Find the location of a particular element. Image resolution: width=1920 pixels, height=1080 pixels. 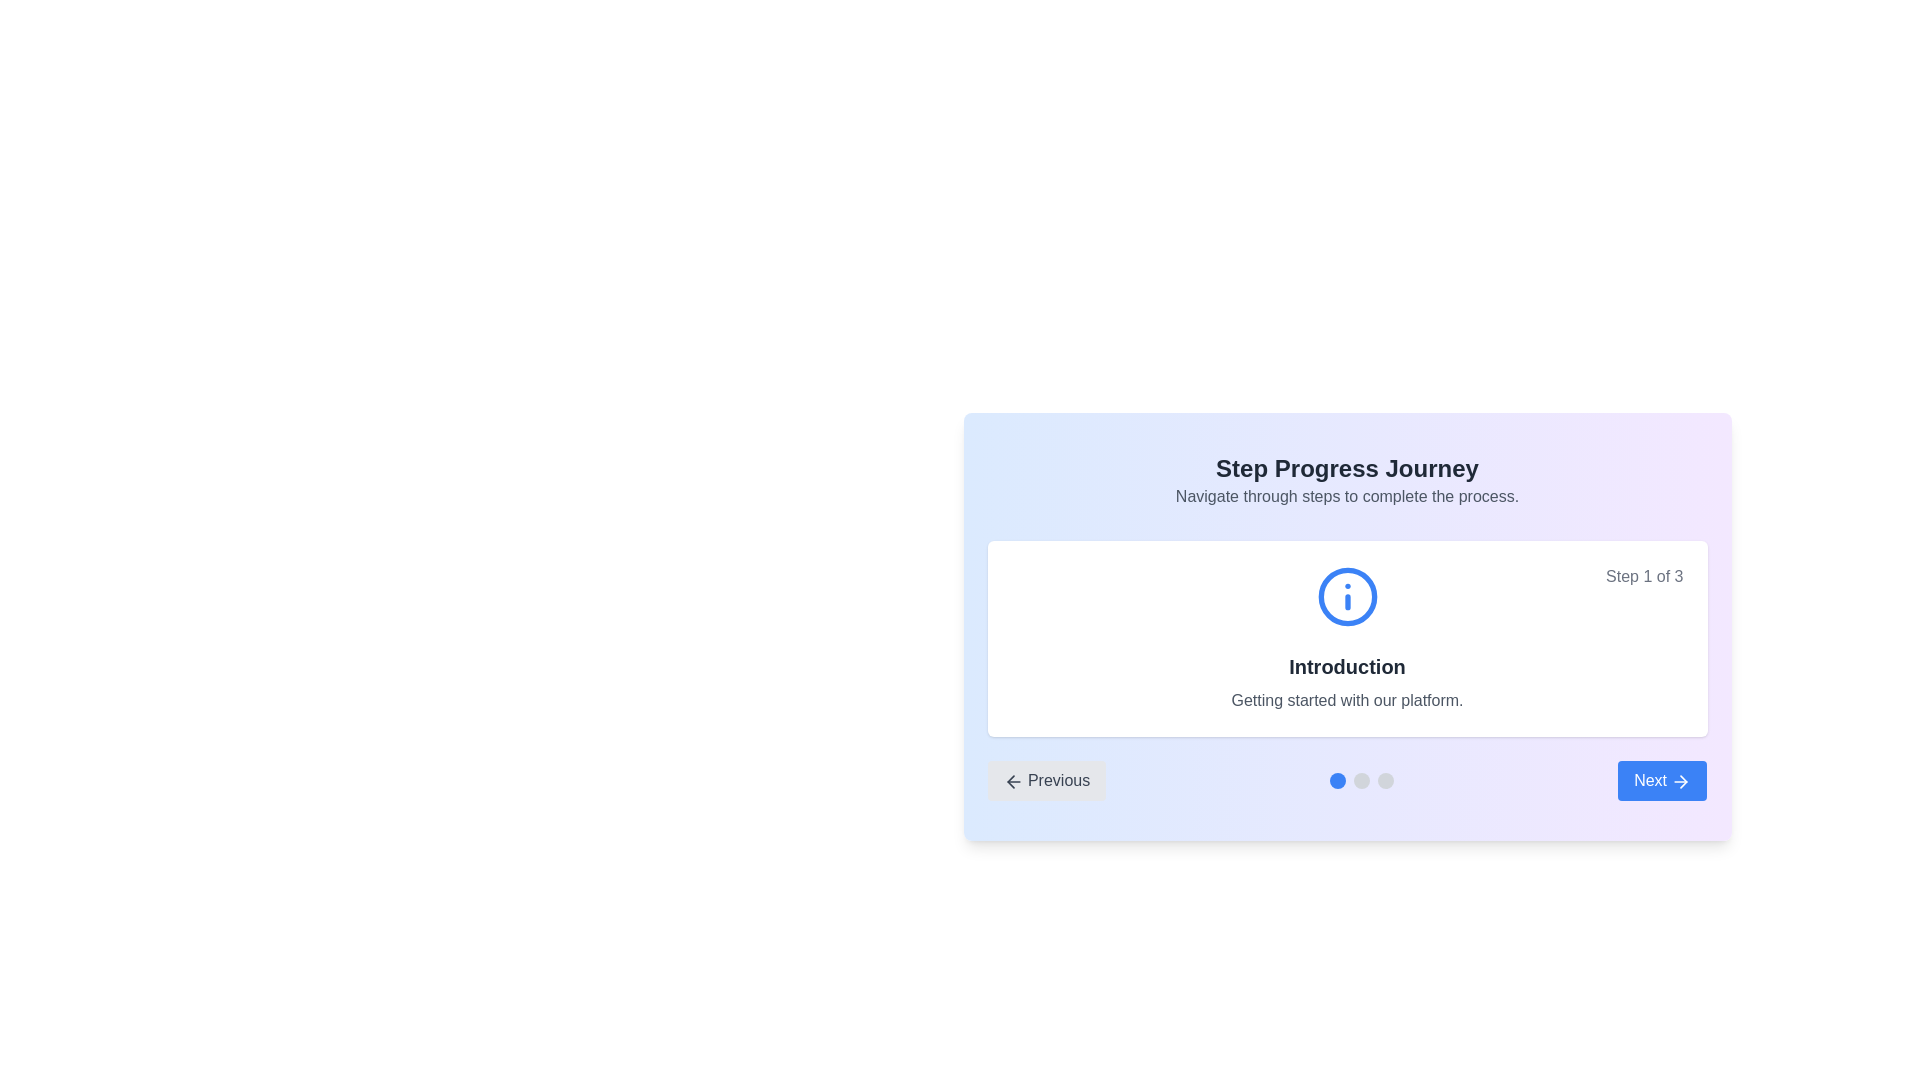

the text element displaying 'Getting started with our platform.' which is located beneath the 'Introduction' heading in the central Step Progress section is located at coordinates (1347, 700).